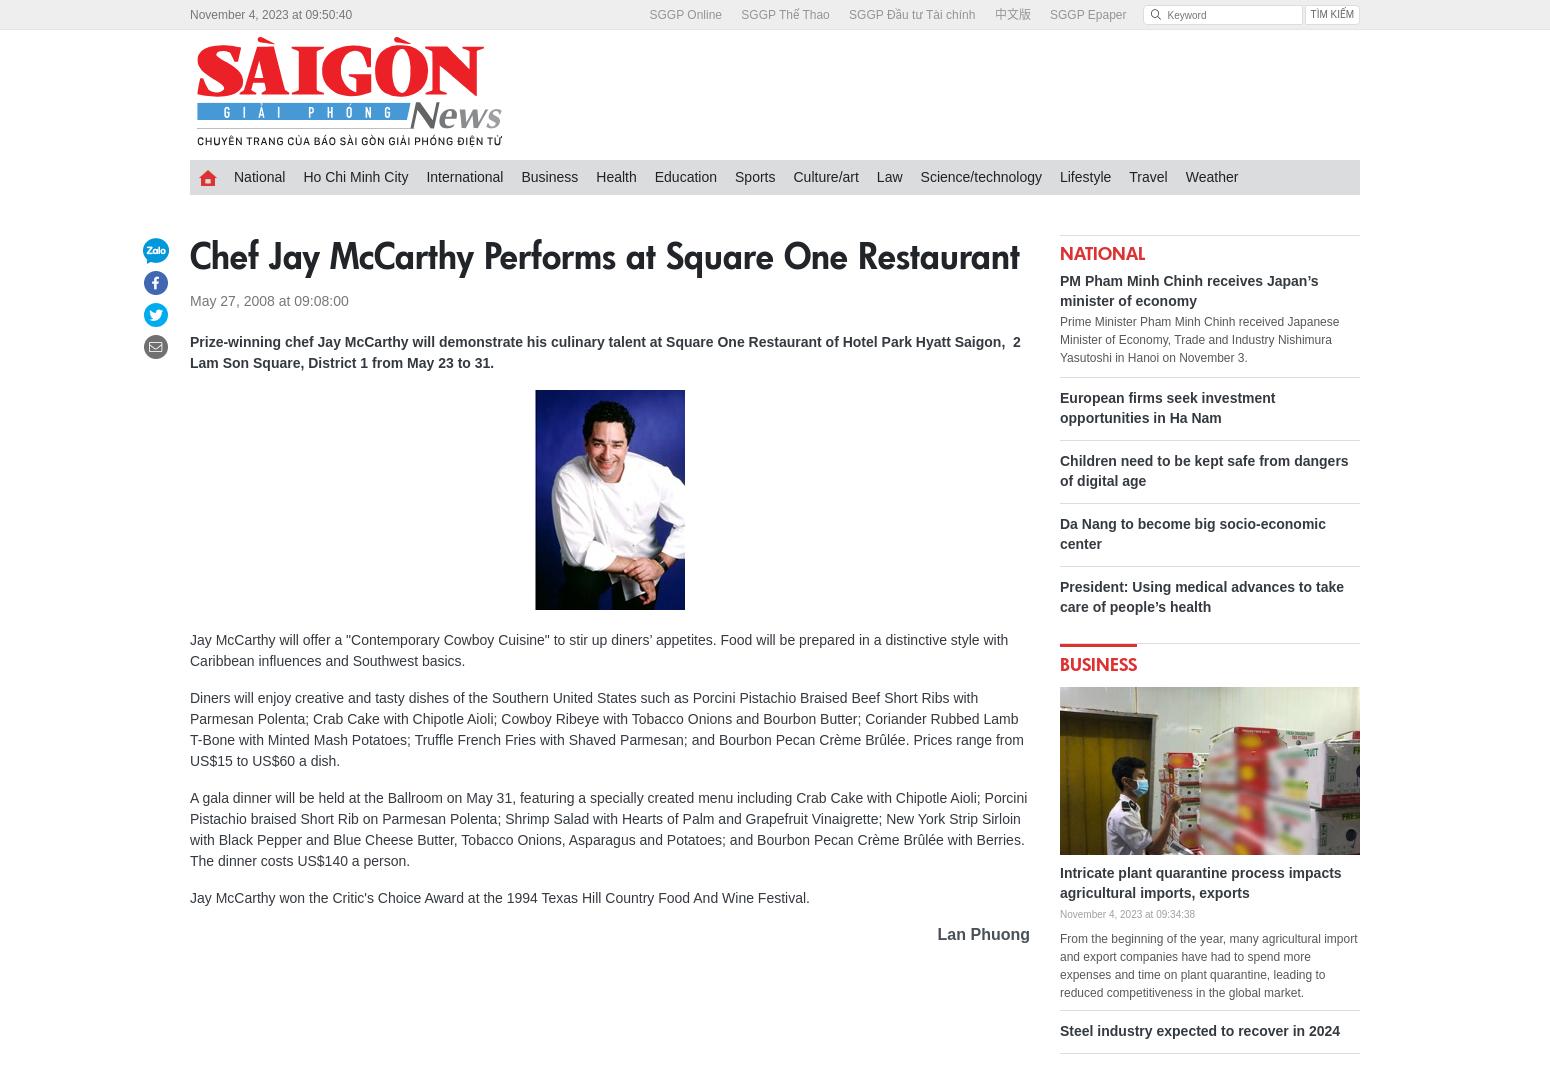 This screenshot has height=1067, width=1550. Describe the element at coordinates (599, 650) in the screenshot. I see `'Jay McCarthy will offer a "Contemporary Cowboy Cuisine" to stir up diners’ appetites. Food will be prepared in a distinctive style with Caribbean influences and Southwest basics.'` at that location.